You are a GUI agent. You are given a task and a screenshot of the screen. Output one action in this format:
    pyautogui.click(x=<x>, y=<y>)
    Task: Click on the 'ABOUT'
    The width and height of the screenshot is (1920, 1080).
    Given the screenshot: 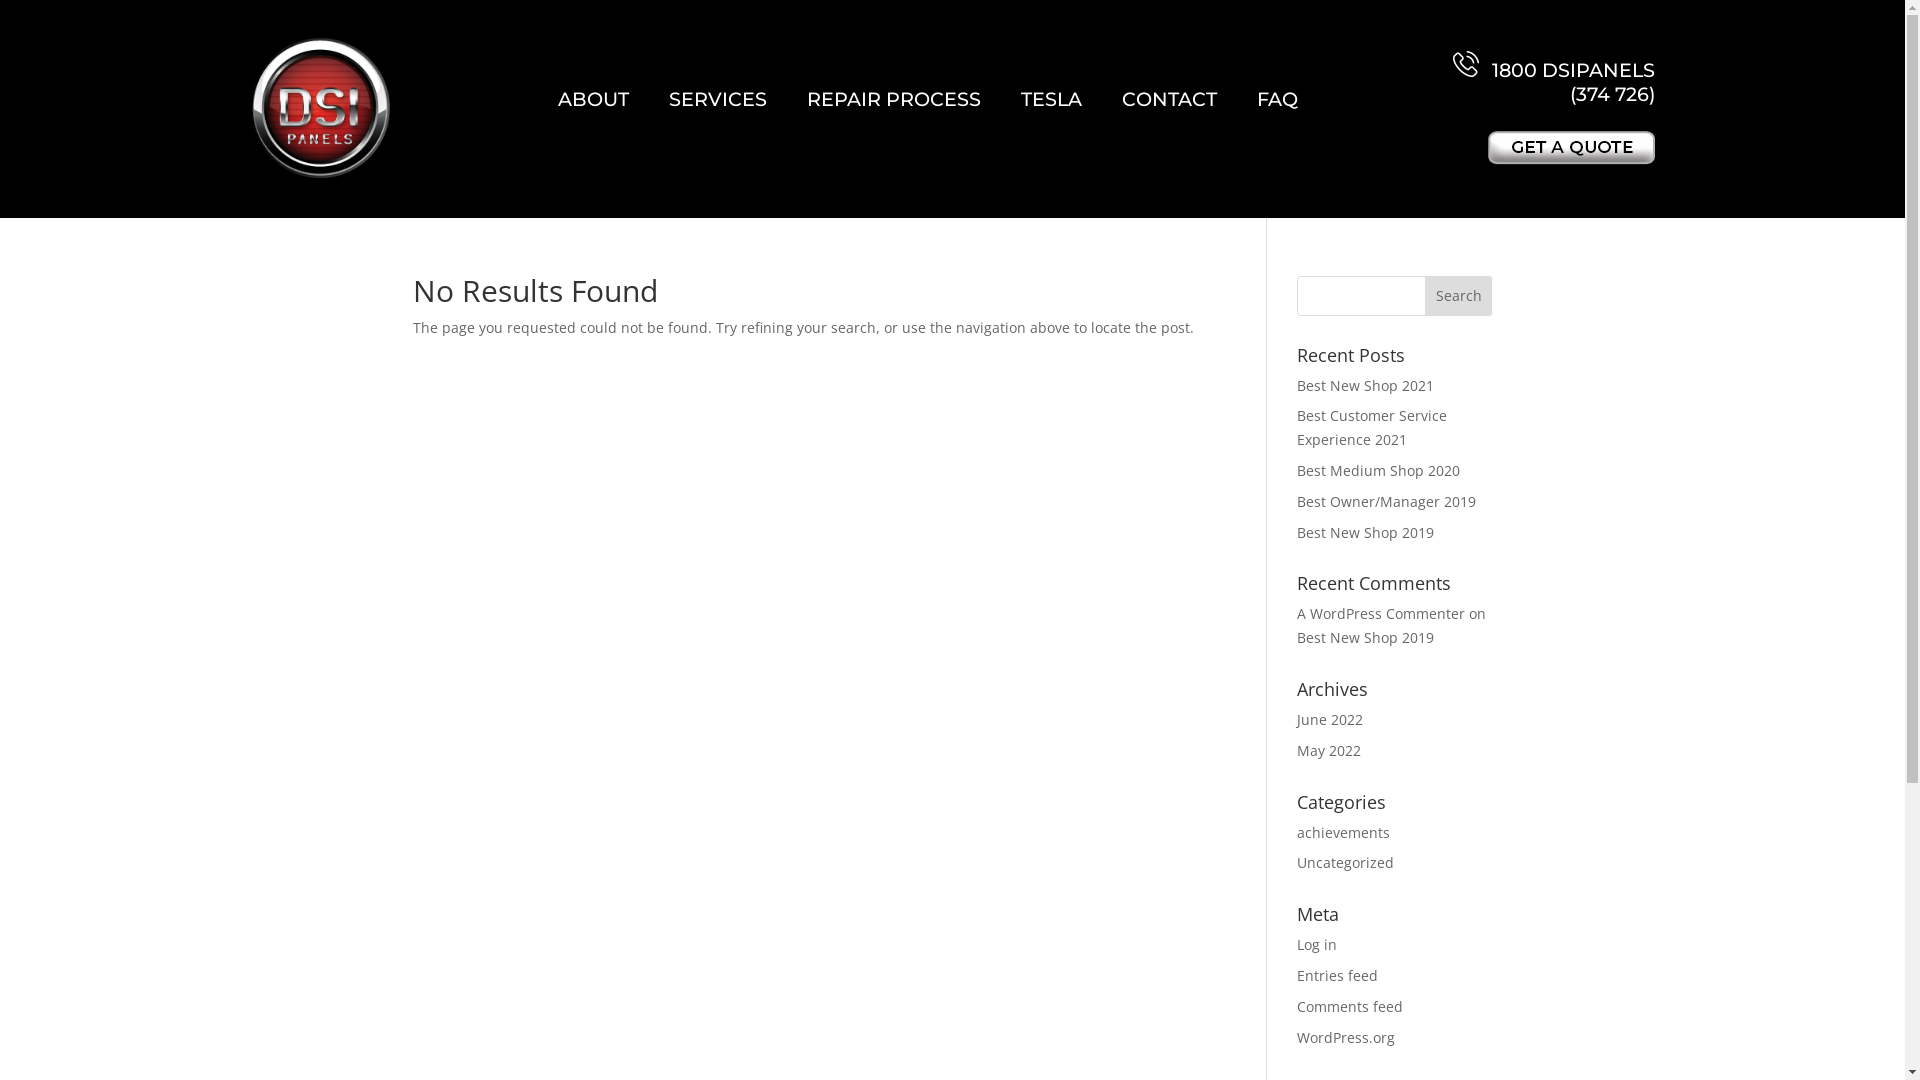 What is the action you would take?
    pyautogui.click(x=592, y=99)
    